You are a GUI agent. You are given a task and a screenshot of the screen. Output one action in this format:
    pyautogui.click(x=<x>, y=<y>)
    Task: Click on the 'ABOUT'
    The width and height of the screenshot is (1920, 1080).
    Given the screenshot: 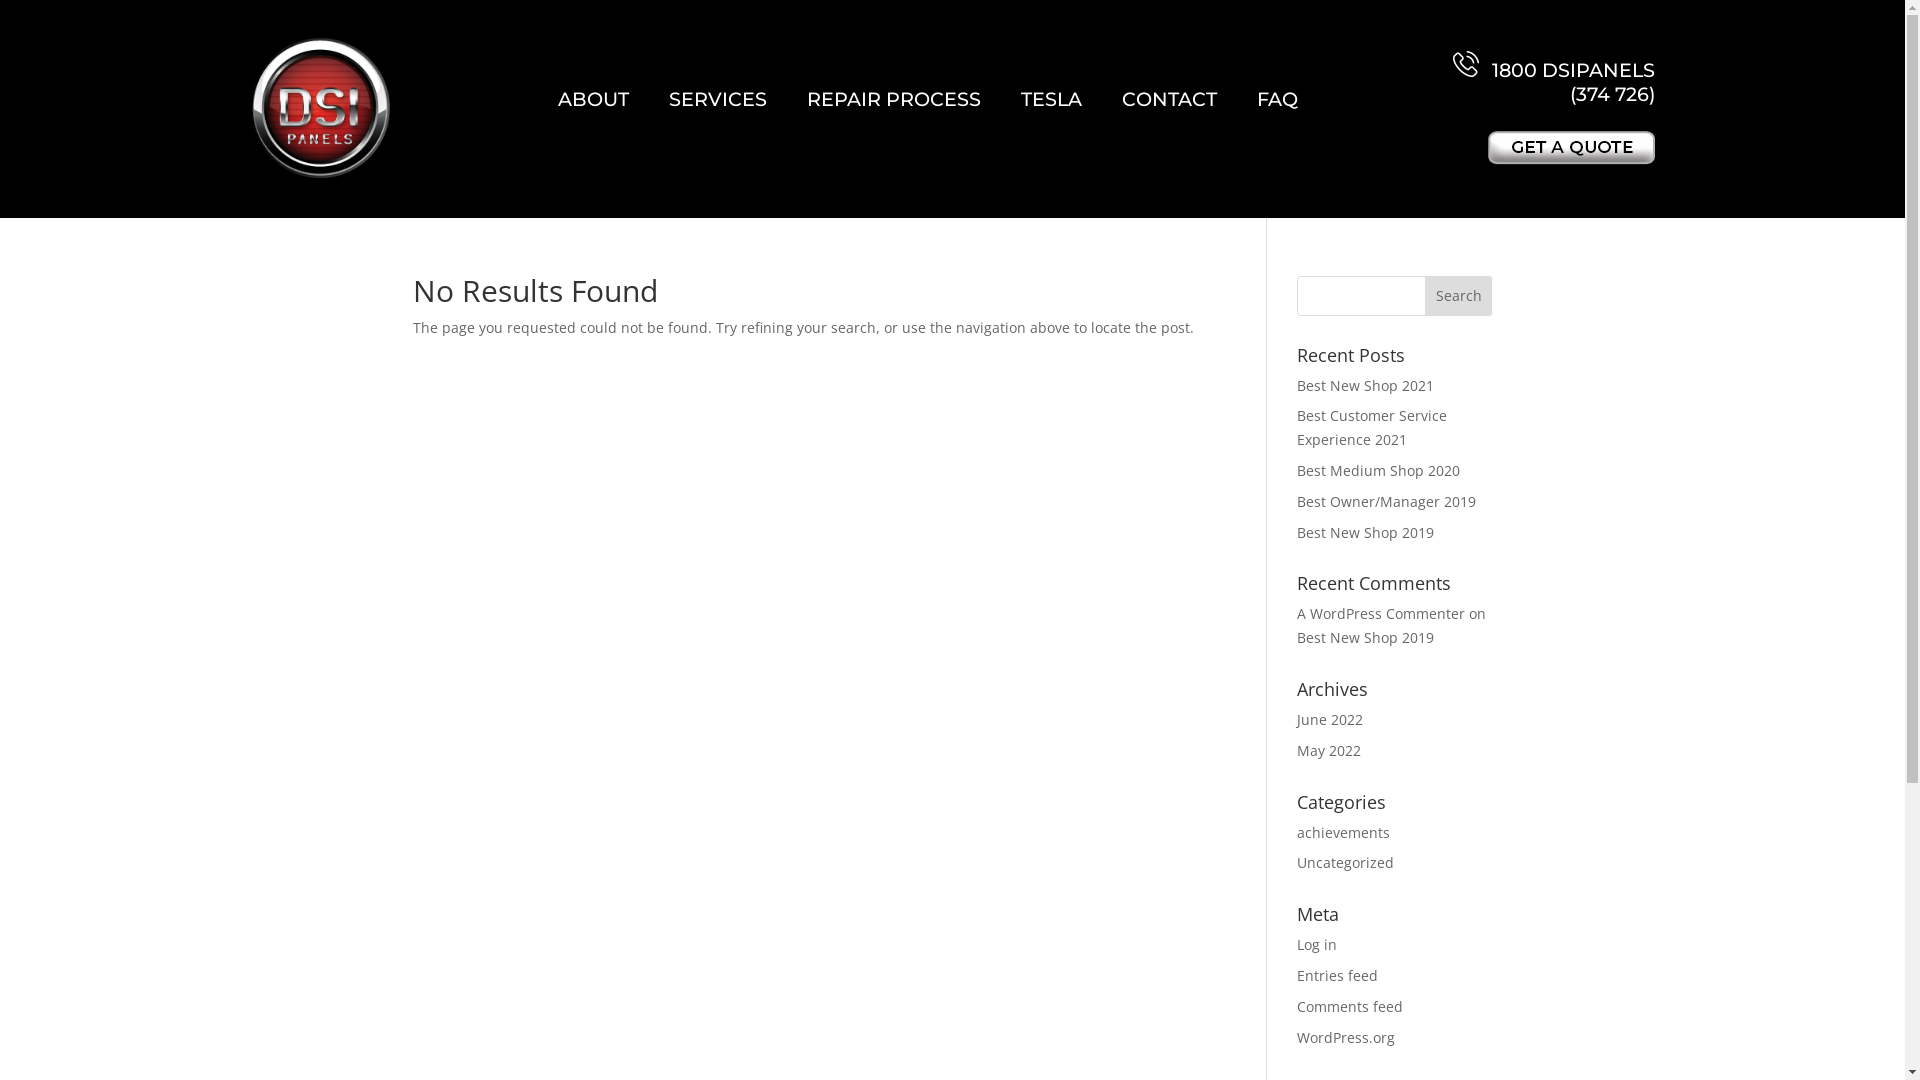 What is the action you would take?
    pyautogui.click(x=592, y=99)
    